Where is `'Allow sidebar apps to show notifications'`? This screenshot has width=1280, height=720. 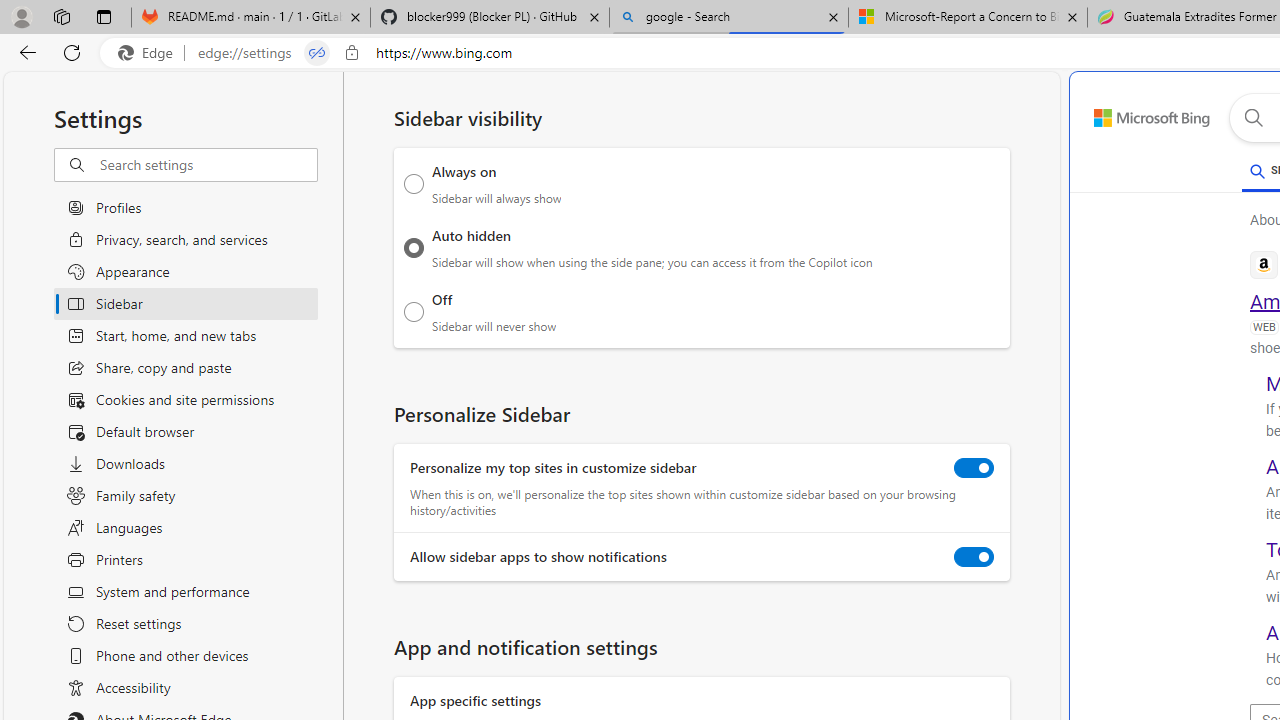
'Allow sidebar apps to show notifications' is located at coordinates (974, 557).